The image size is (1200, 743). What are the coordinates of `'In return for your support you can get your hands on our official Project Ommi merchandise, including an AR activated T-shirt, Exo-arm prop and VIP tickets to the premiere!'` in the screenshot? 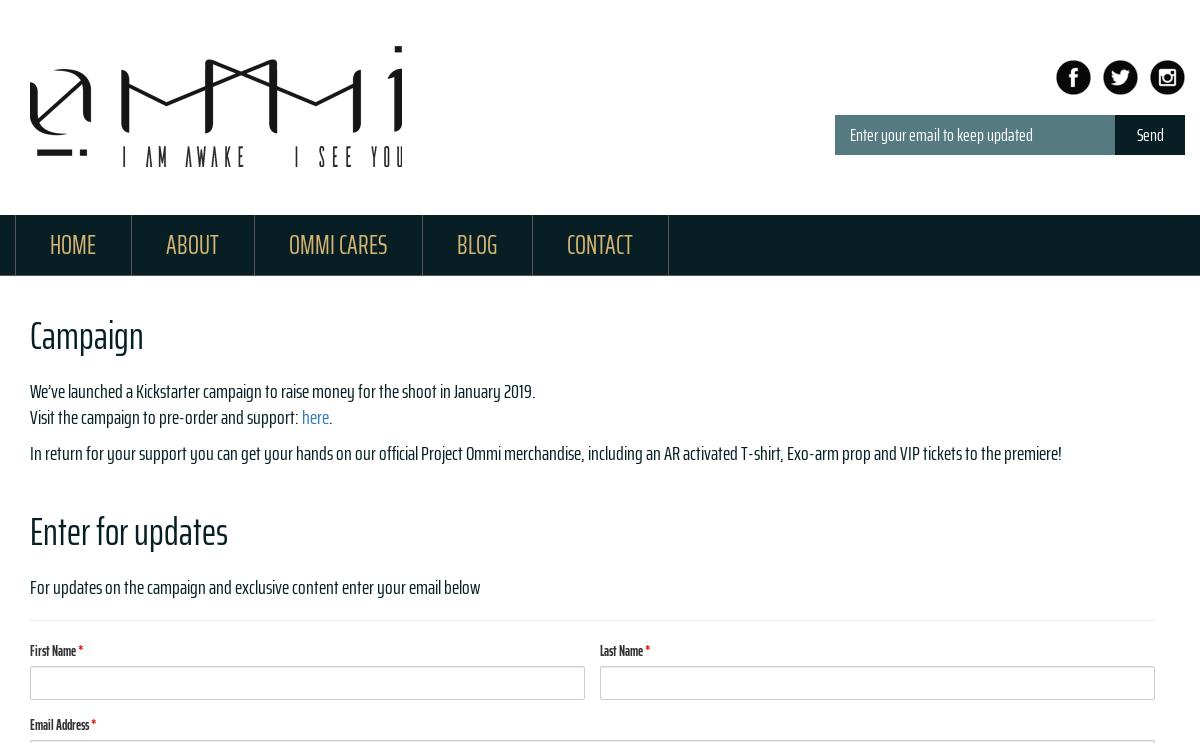 It's located at (545, 450).